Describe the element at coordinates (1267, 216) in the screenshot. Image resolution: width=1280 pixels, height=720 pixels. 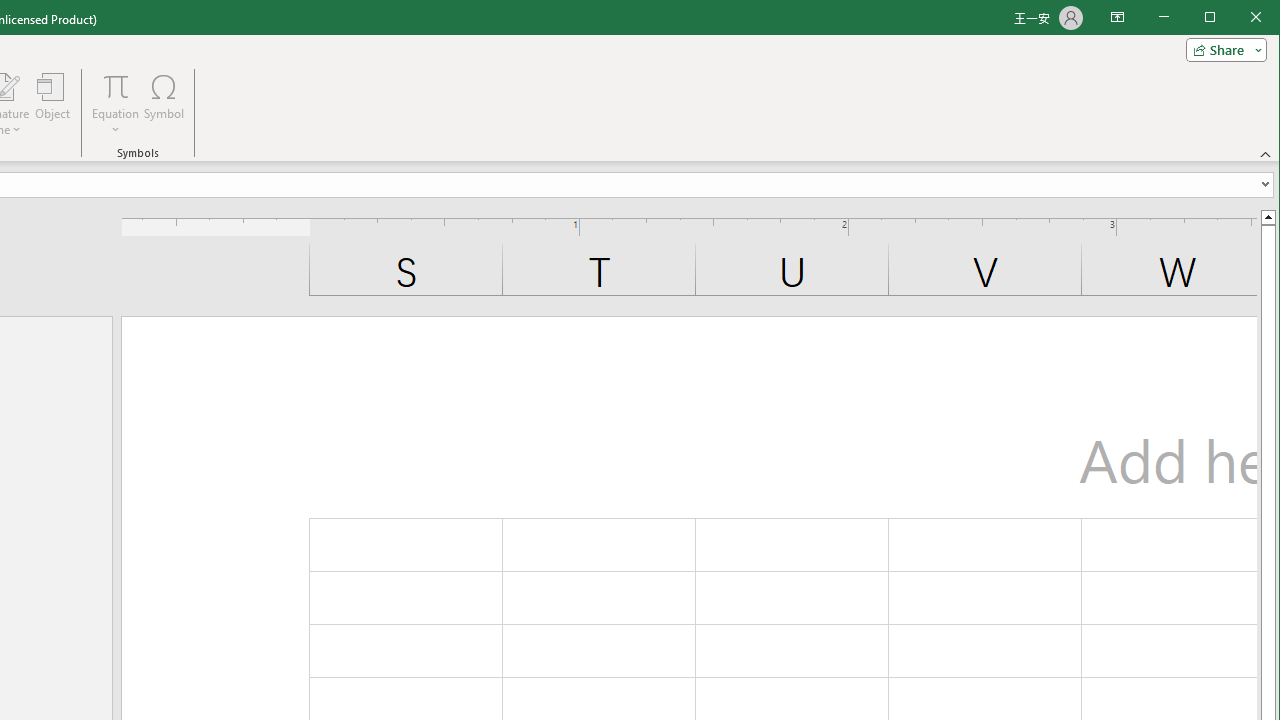
I see `'Line up'` at that location.